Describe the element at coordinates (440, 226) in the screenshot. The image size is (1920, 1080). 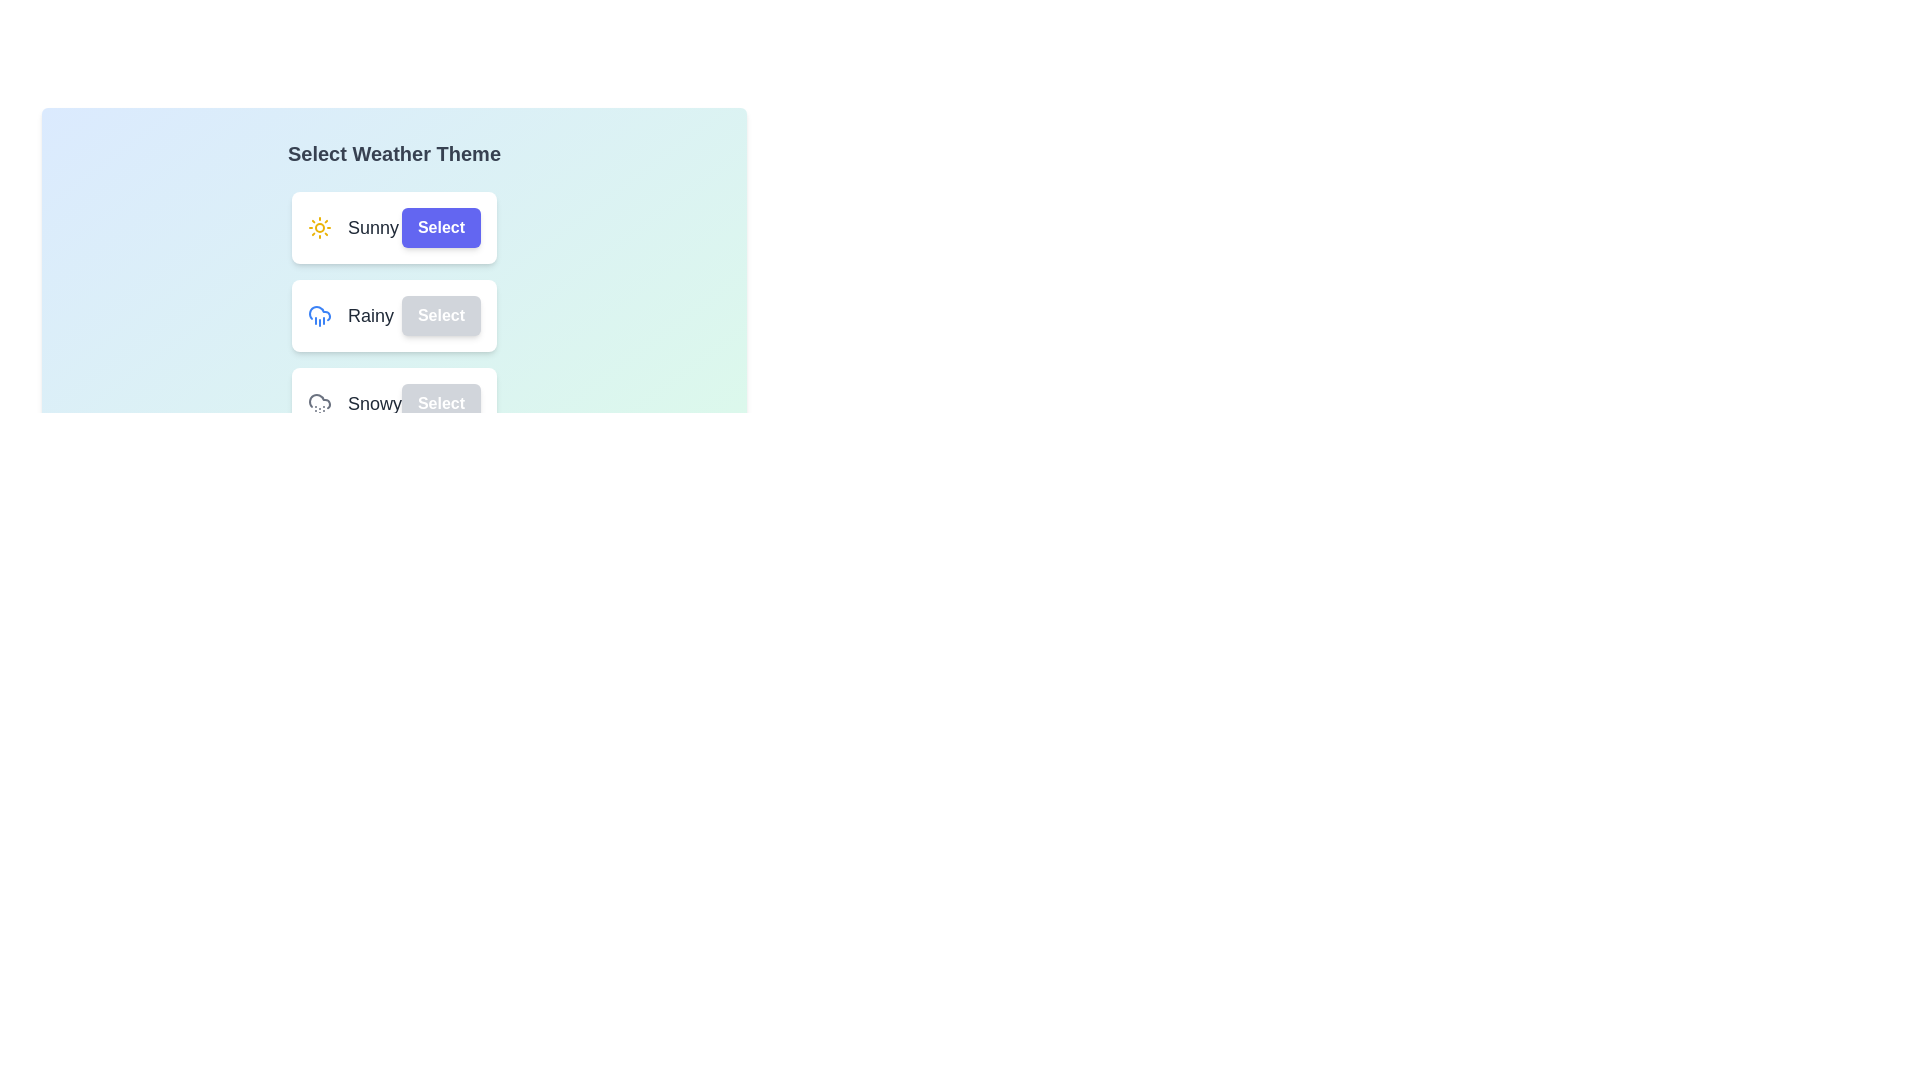
I see `'Select' button for the weather theme sunny` at that location.